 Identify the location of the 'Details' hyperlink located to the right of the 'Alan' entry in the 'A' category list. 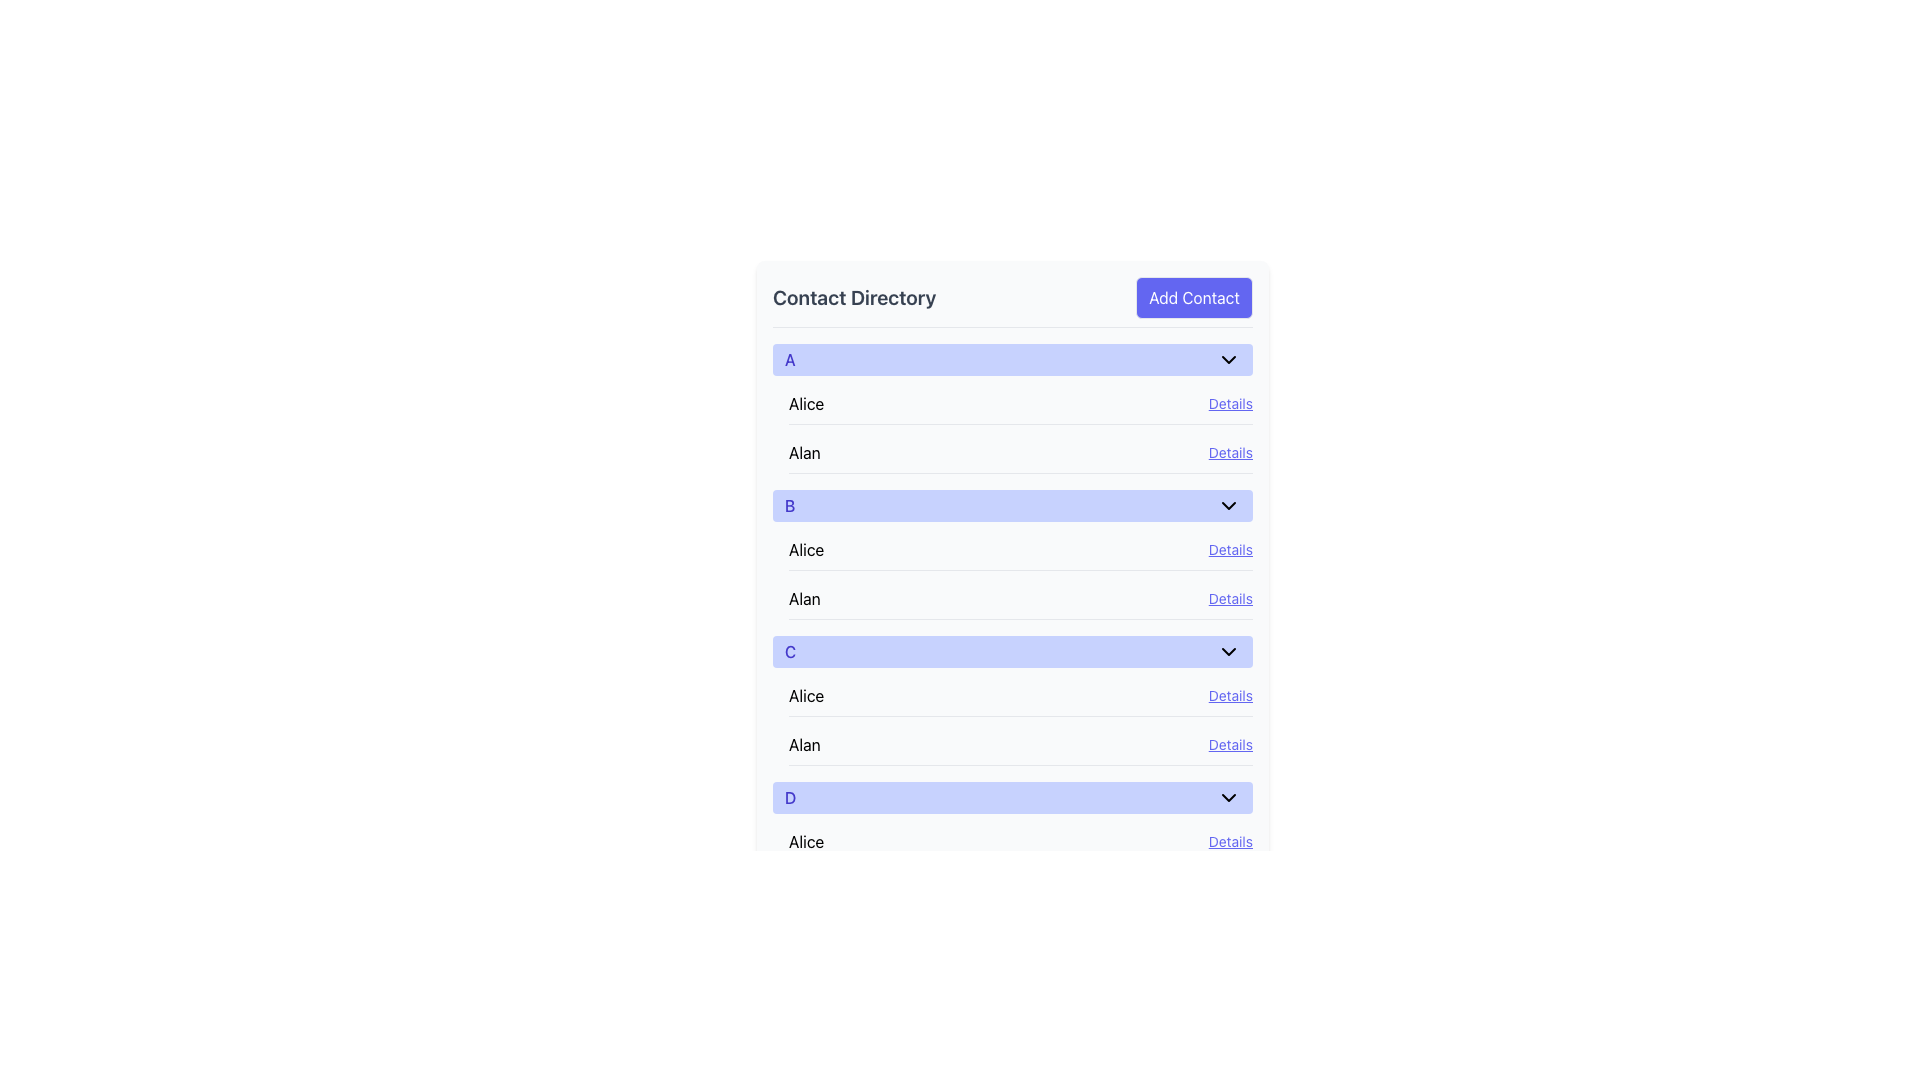
(1229, 452).